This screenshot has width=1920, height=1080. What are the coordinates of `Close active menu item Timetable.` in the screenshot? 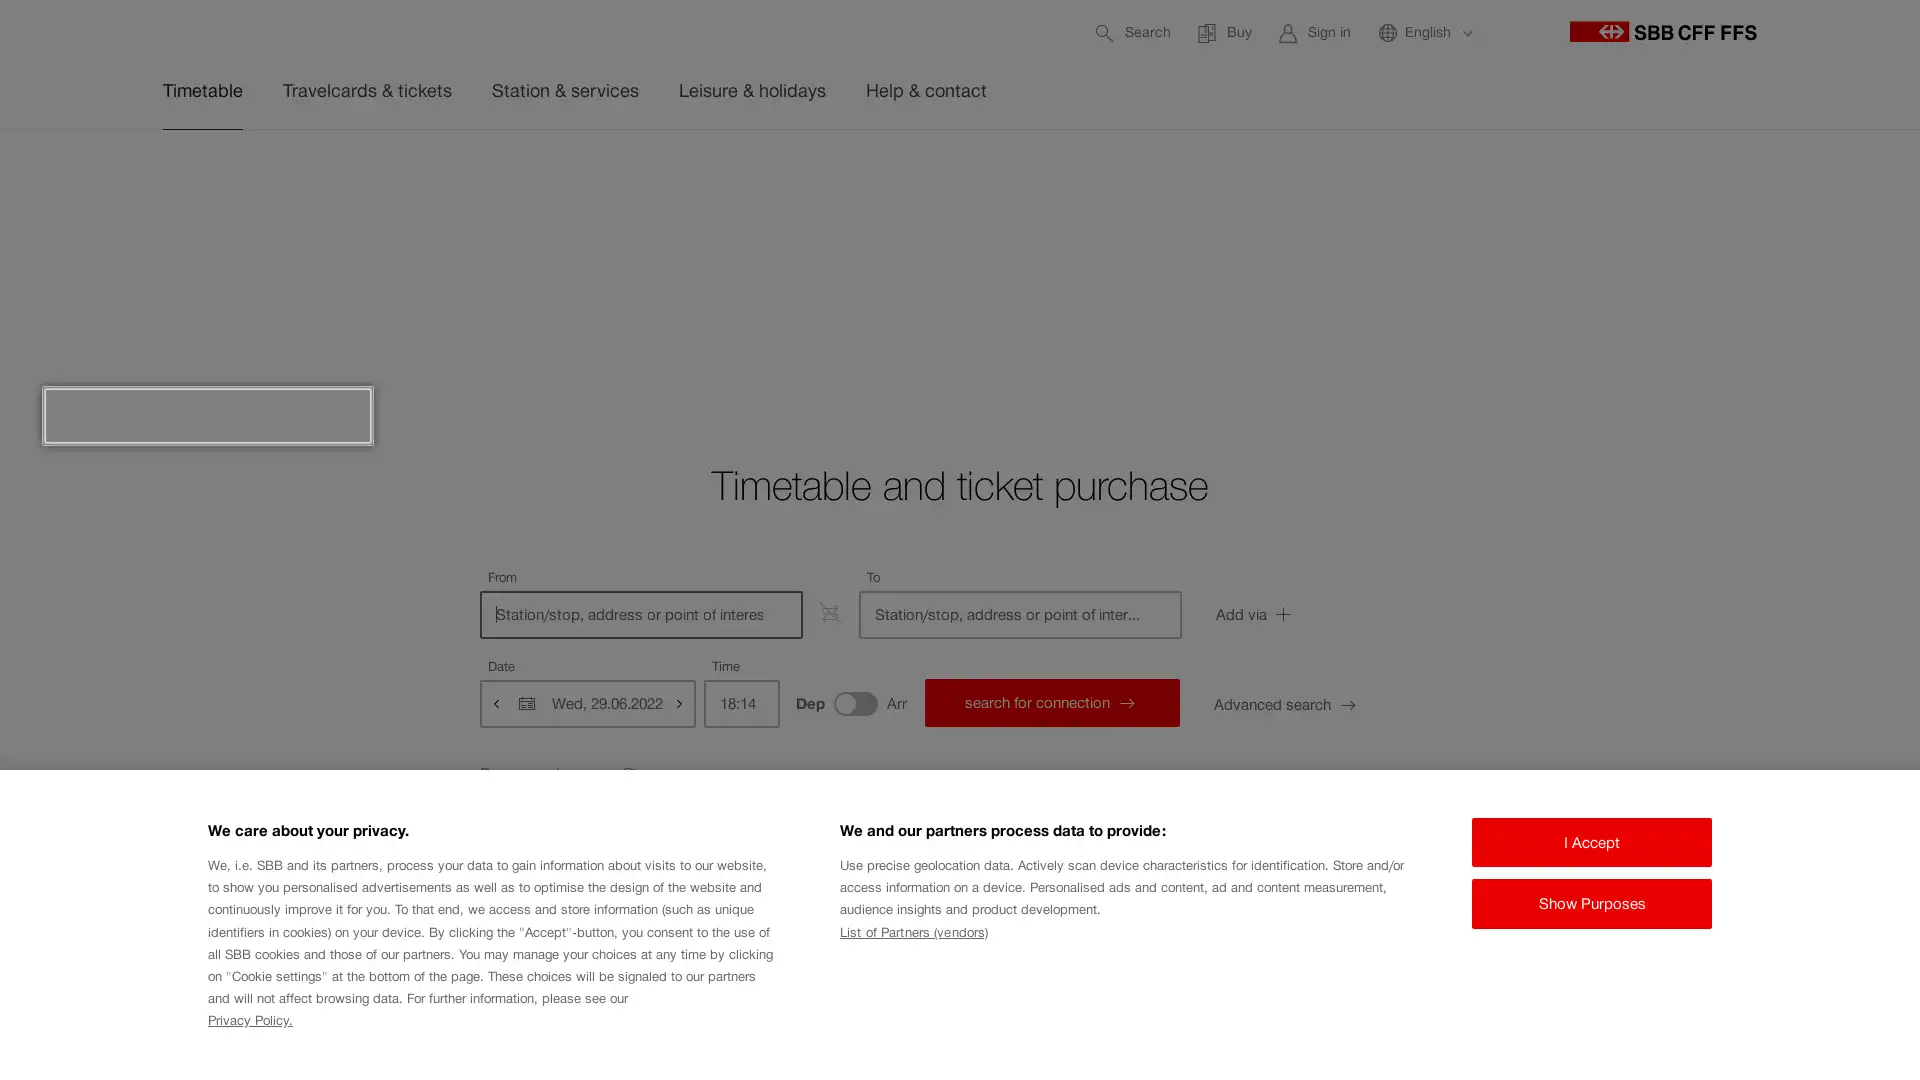 It's located at (1780, 176).